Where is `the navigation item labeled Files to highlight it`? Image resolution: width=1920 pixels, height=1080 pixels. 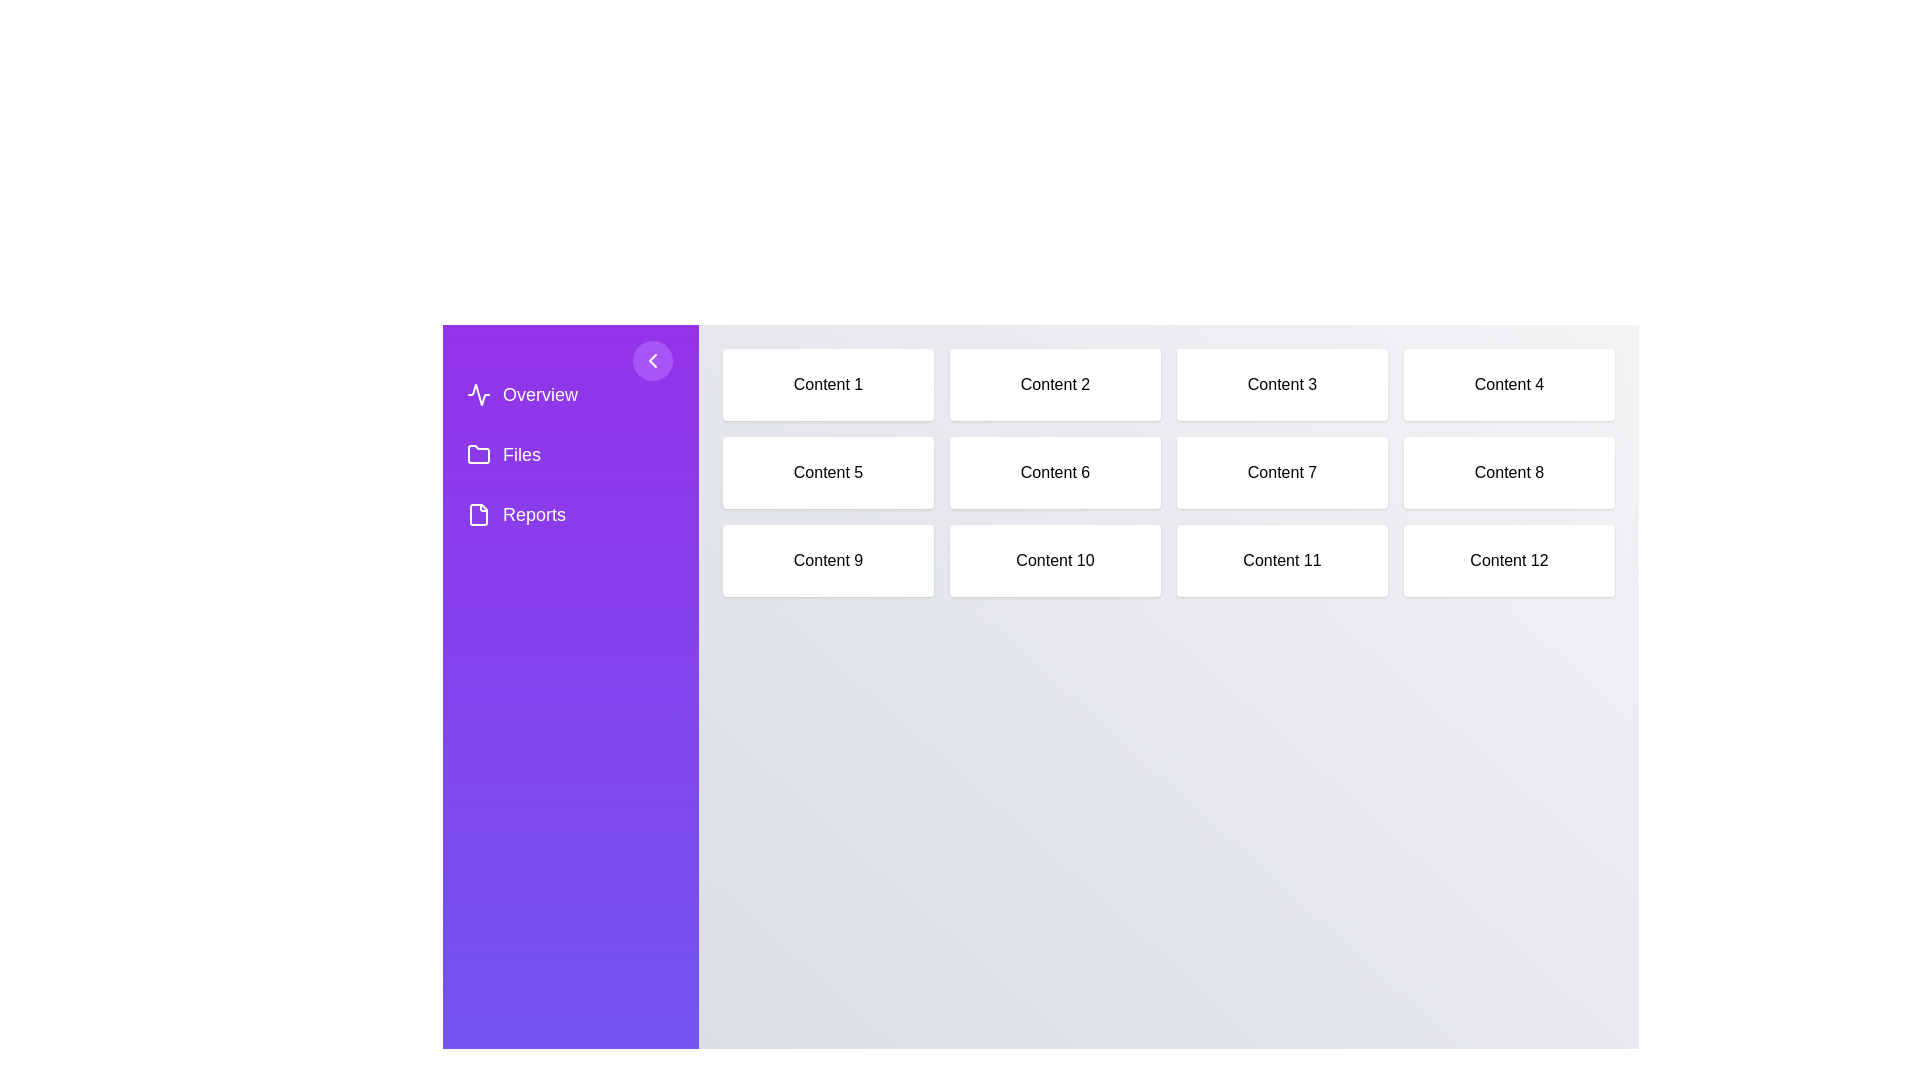 the navigation item labeled Files to highlight it is located at coordinates (570, 455).